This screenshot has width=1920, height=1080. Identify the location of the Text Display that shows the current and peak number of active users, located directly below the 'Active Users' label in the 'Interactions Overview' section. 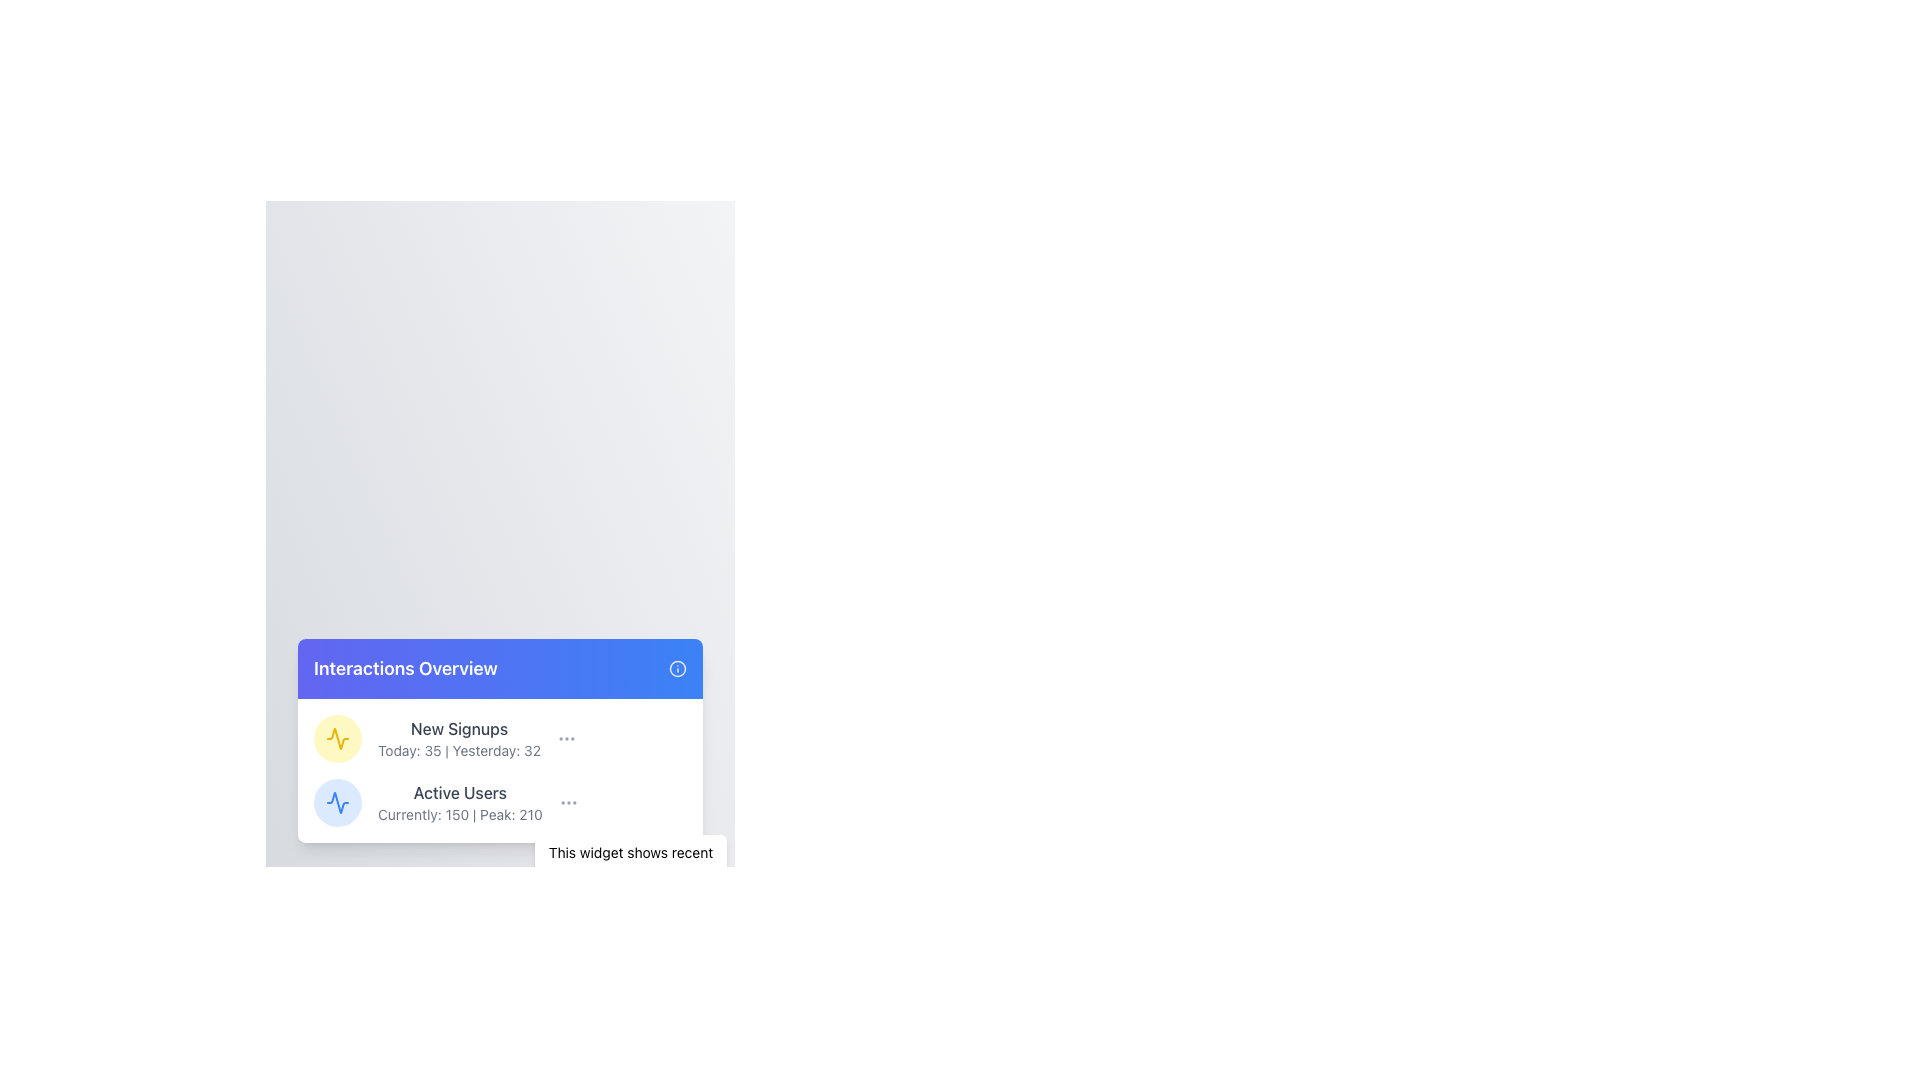
(459, 814).